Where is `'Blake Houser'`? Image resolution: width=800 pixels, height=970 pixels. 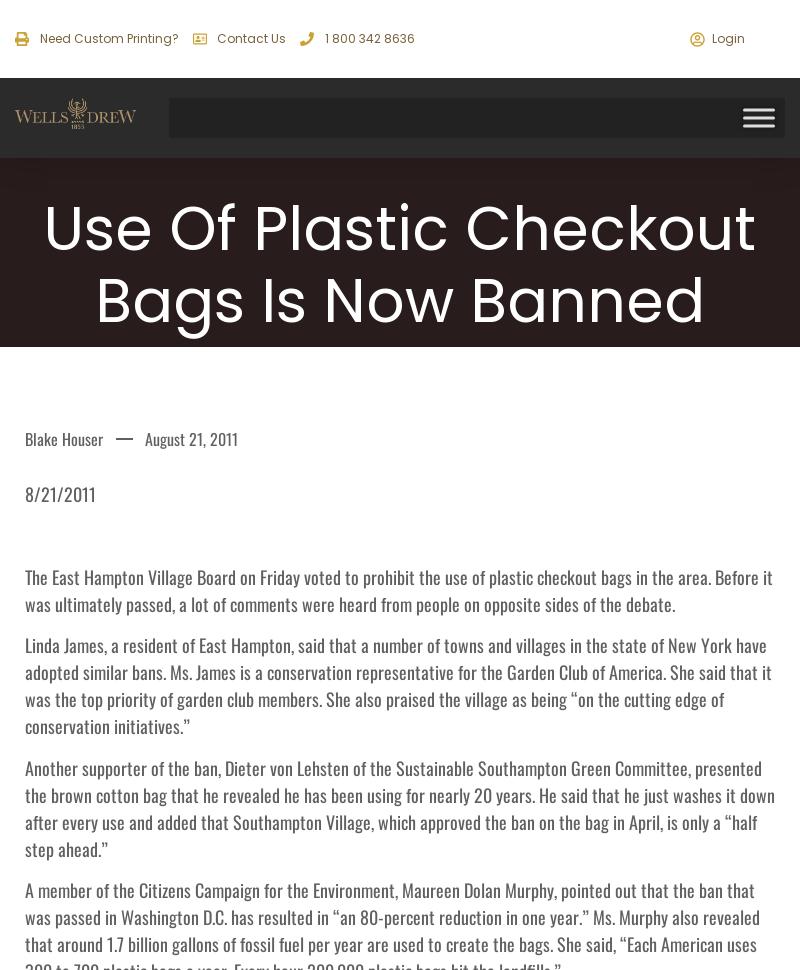 'Blake Houser' is located at coordinates (63, 438).